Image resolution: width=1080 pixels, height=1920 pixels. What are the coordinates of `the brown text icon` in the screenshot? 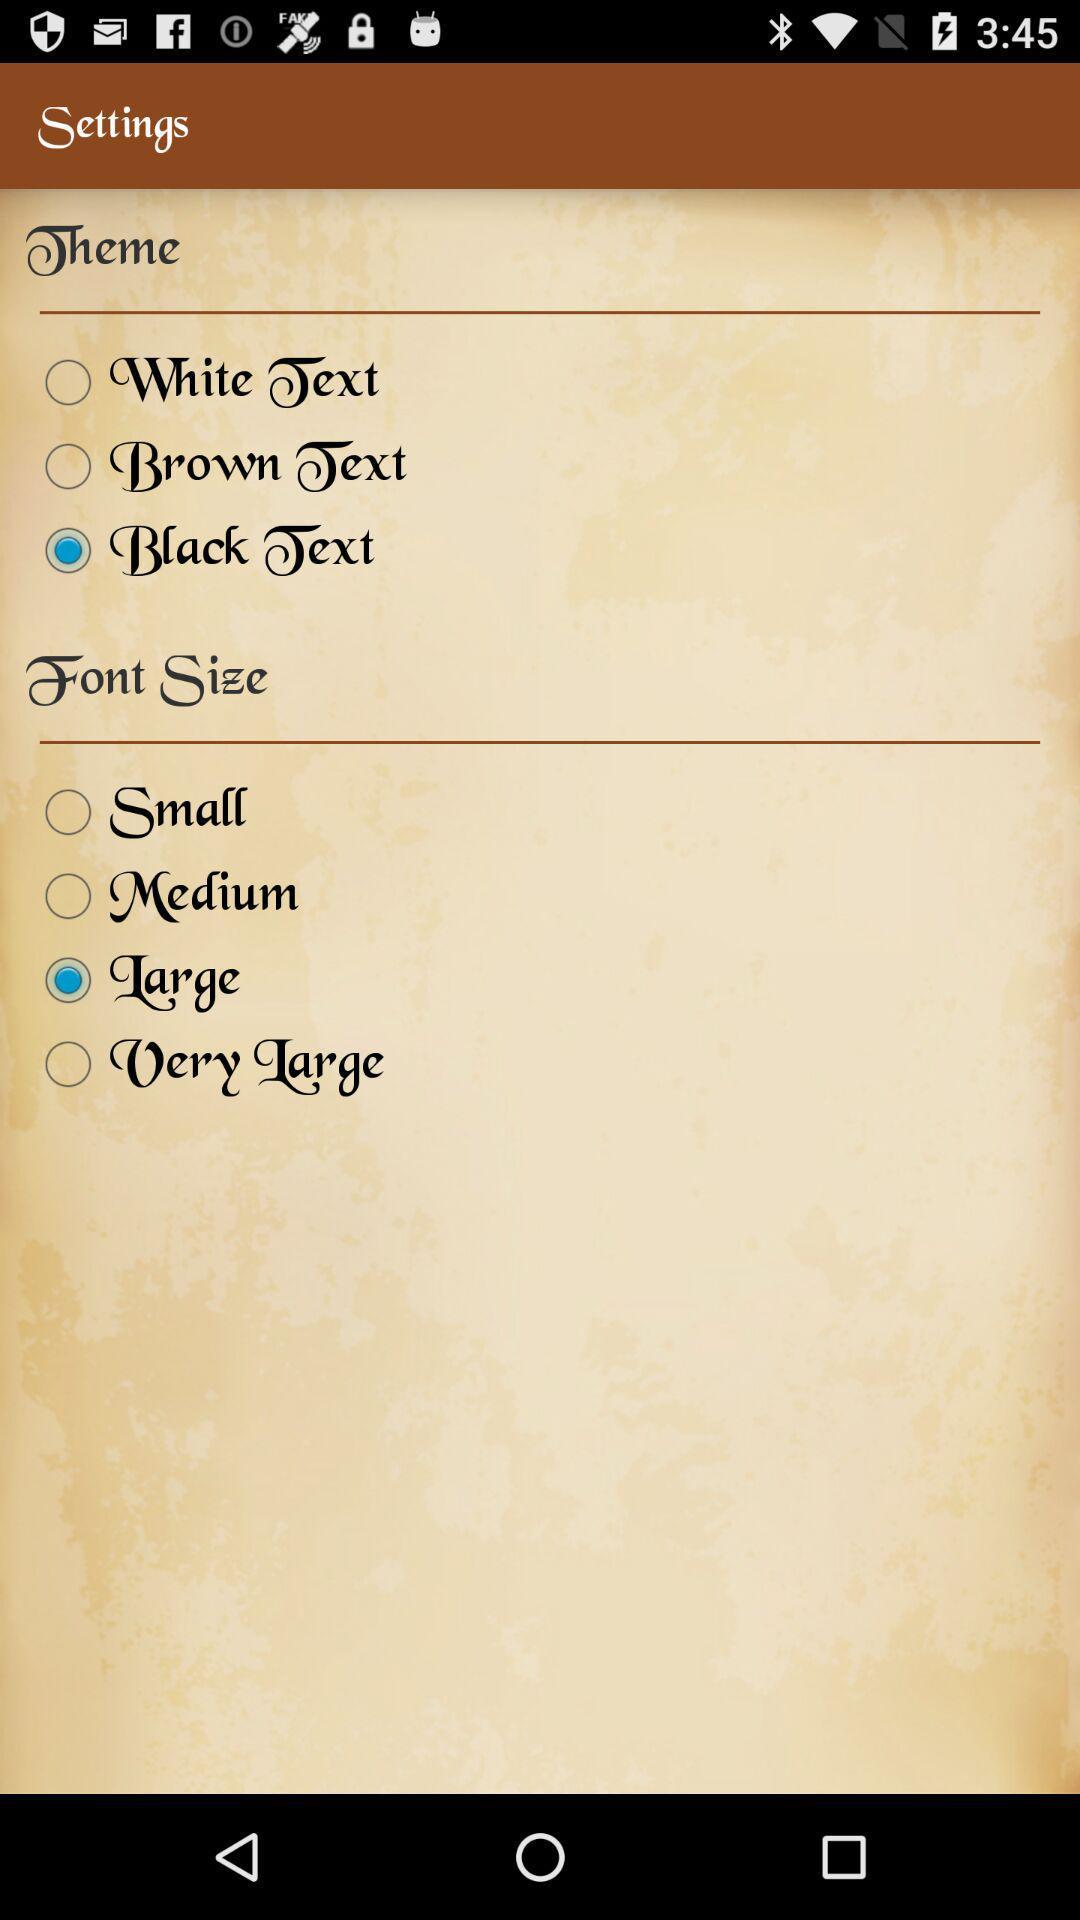 It's located at (216, 465).